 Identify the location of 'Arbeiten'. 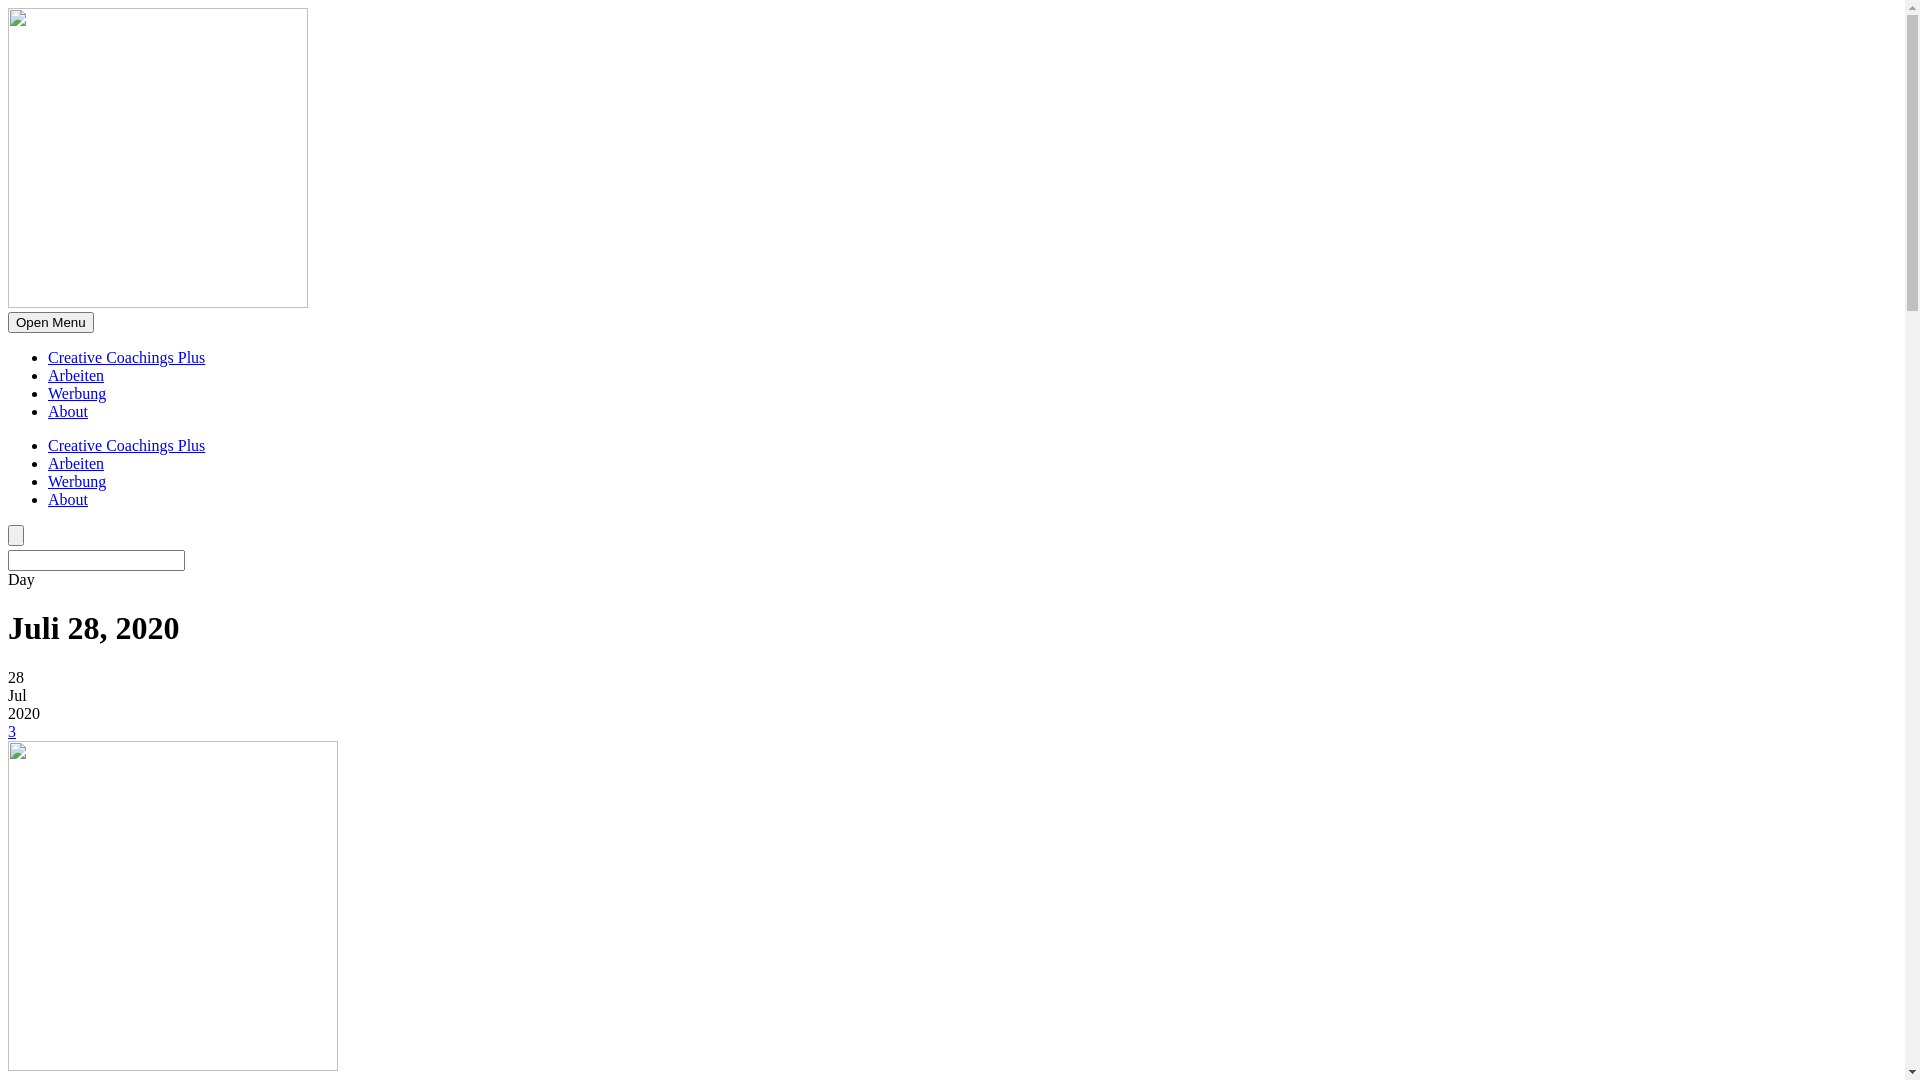
(76, 463).